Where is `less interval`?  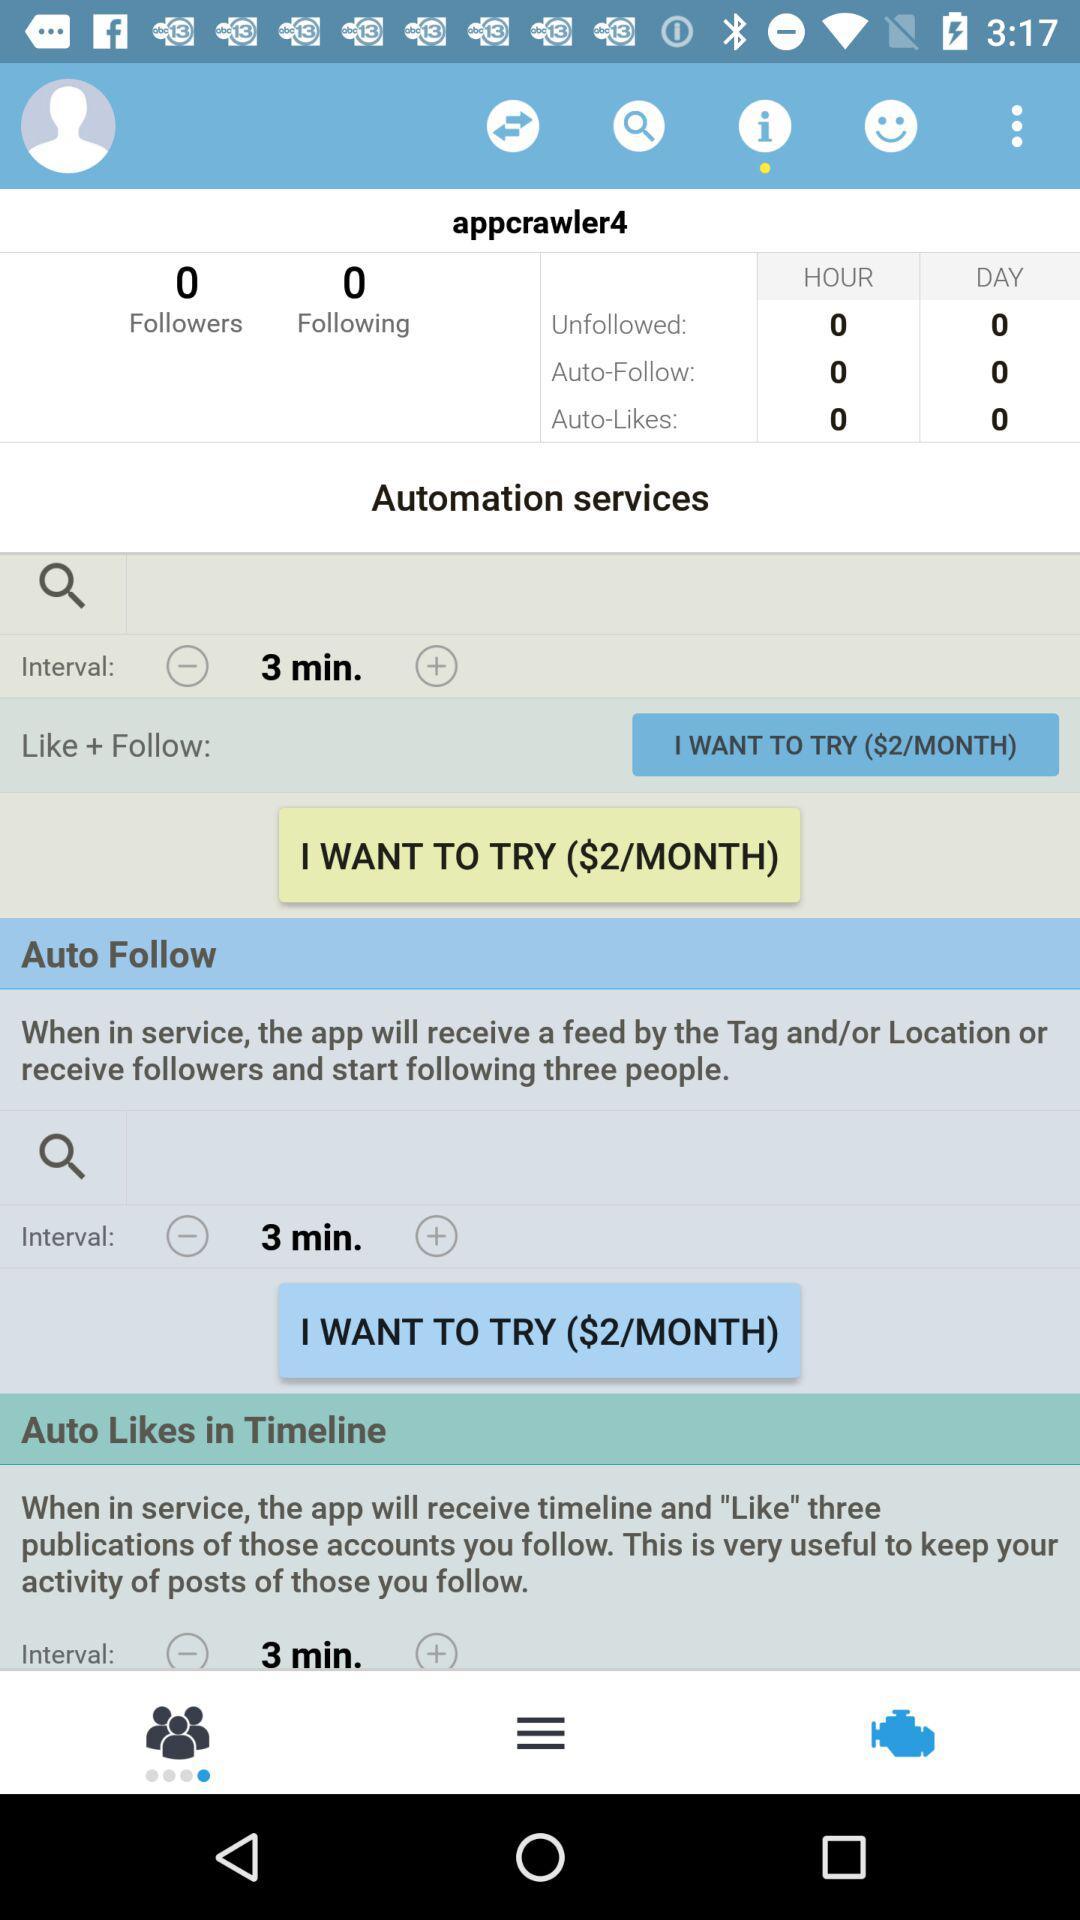
less interval is located at coordinates (187, 1645).